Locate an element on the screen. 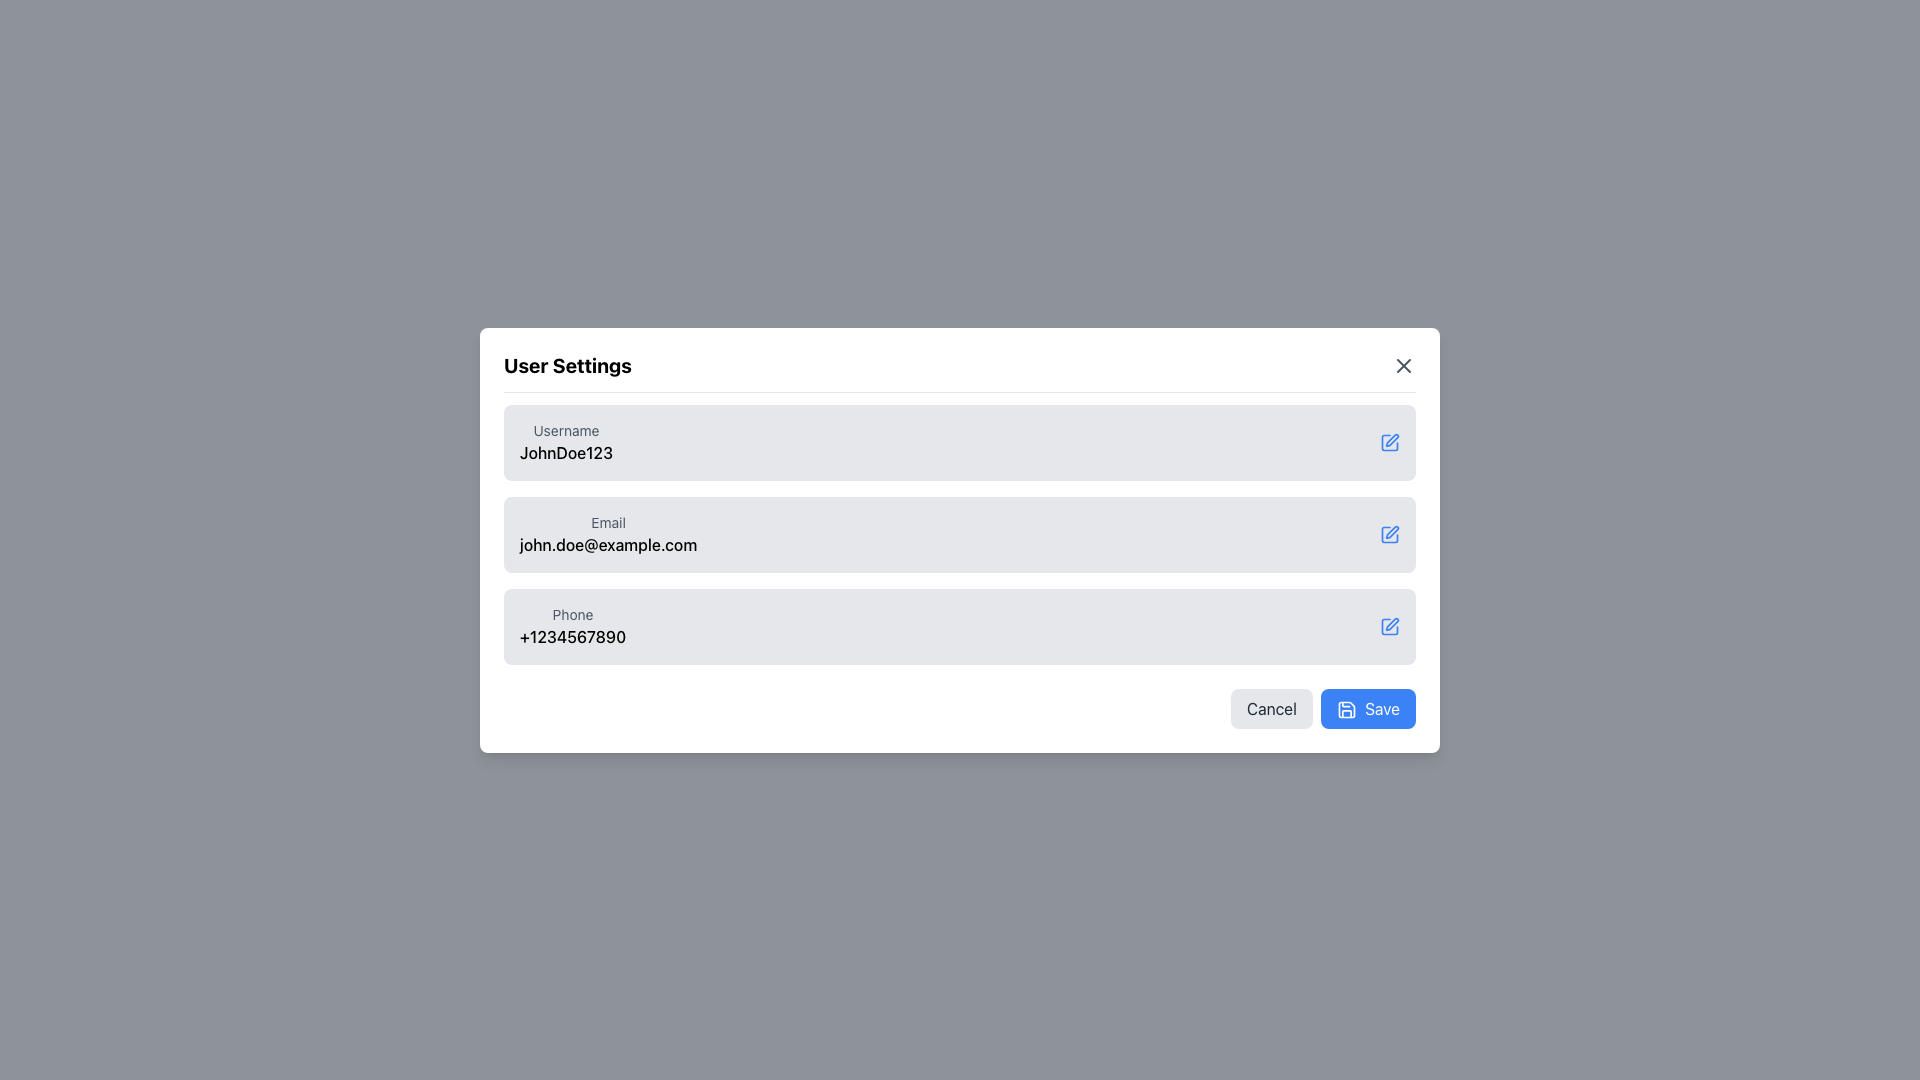 This screenshot has height=1080, width=1920. the edit tool icon, which is a small stylized pen-like graphic located to the right of the 'Phone' input field is located at coordinates (1391, 623).